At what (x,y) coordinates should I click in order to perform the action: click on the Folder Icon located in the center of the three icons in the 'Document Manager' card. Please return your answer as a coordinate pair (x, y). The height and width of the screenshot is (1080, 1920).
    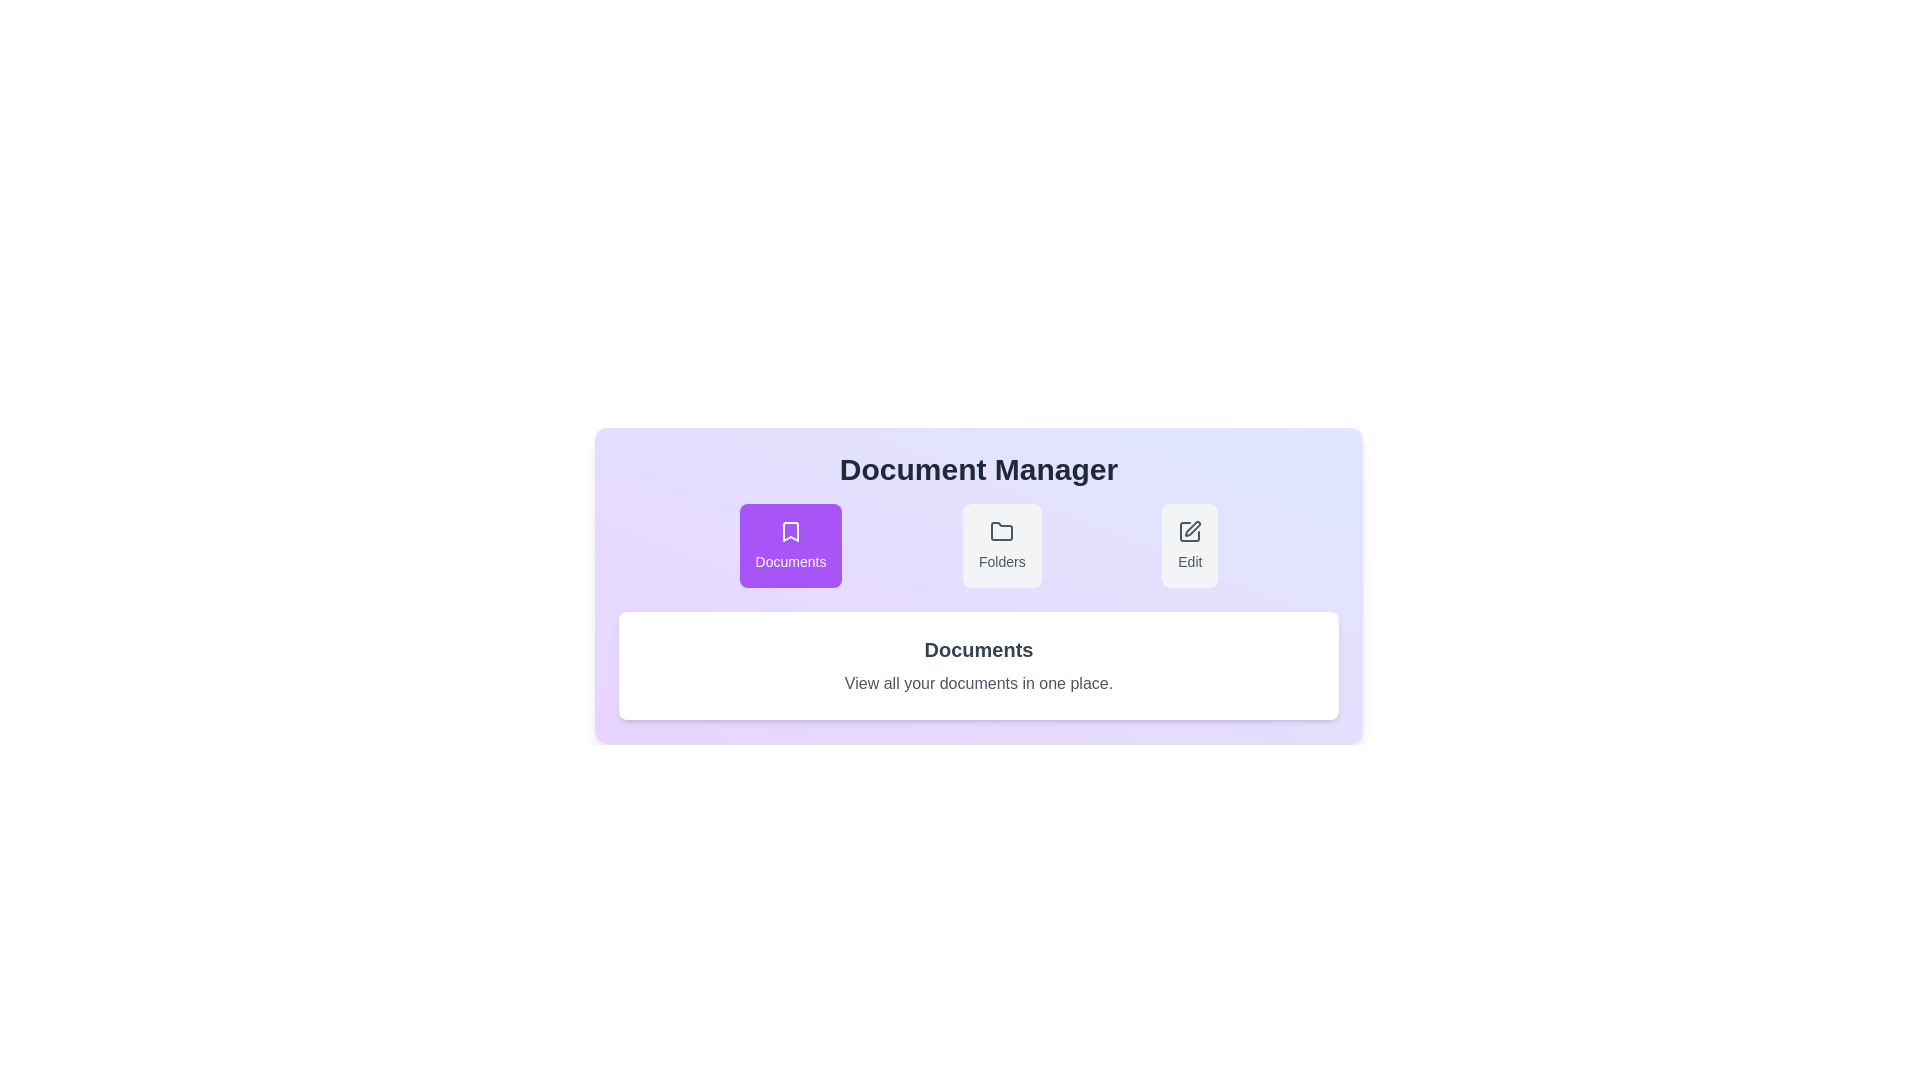
    Looking at the image, I should click on (1002, 530).